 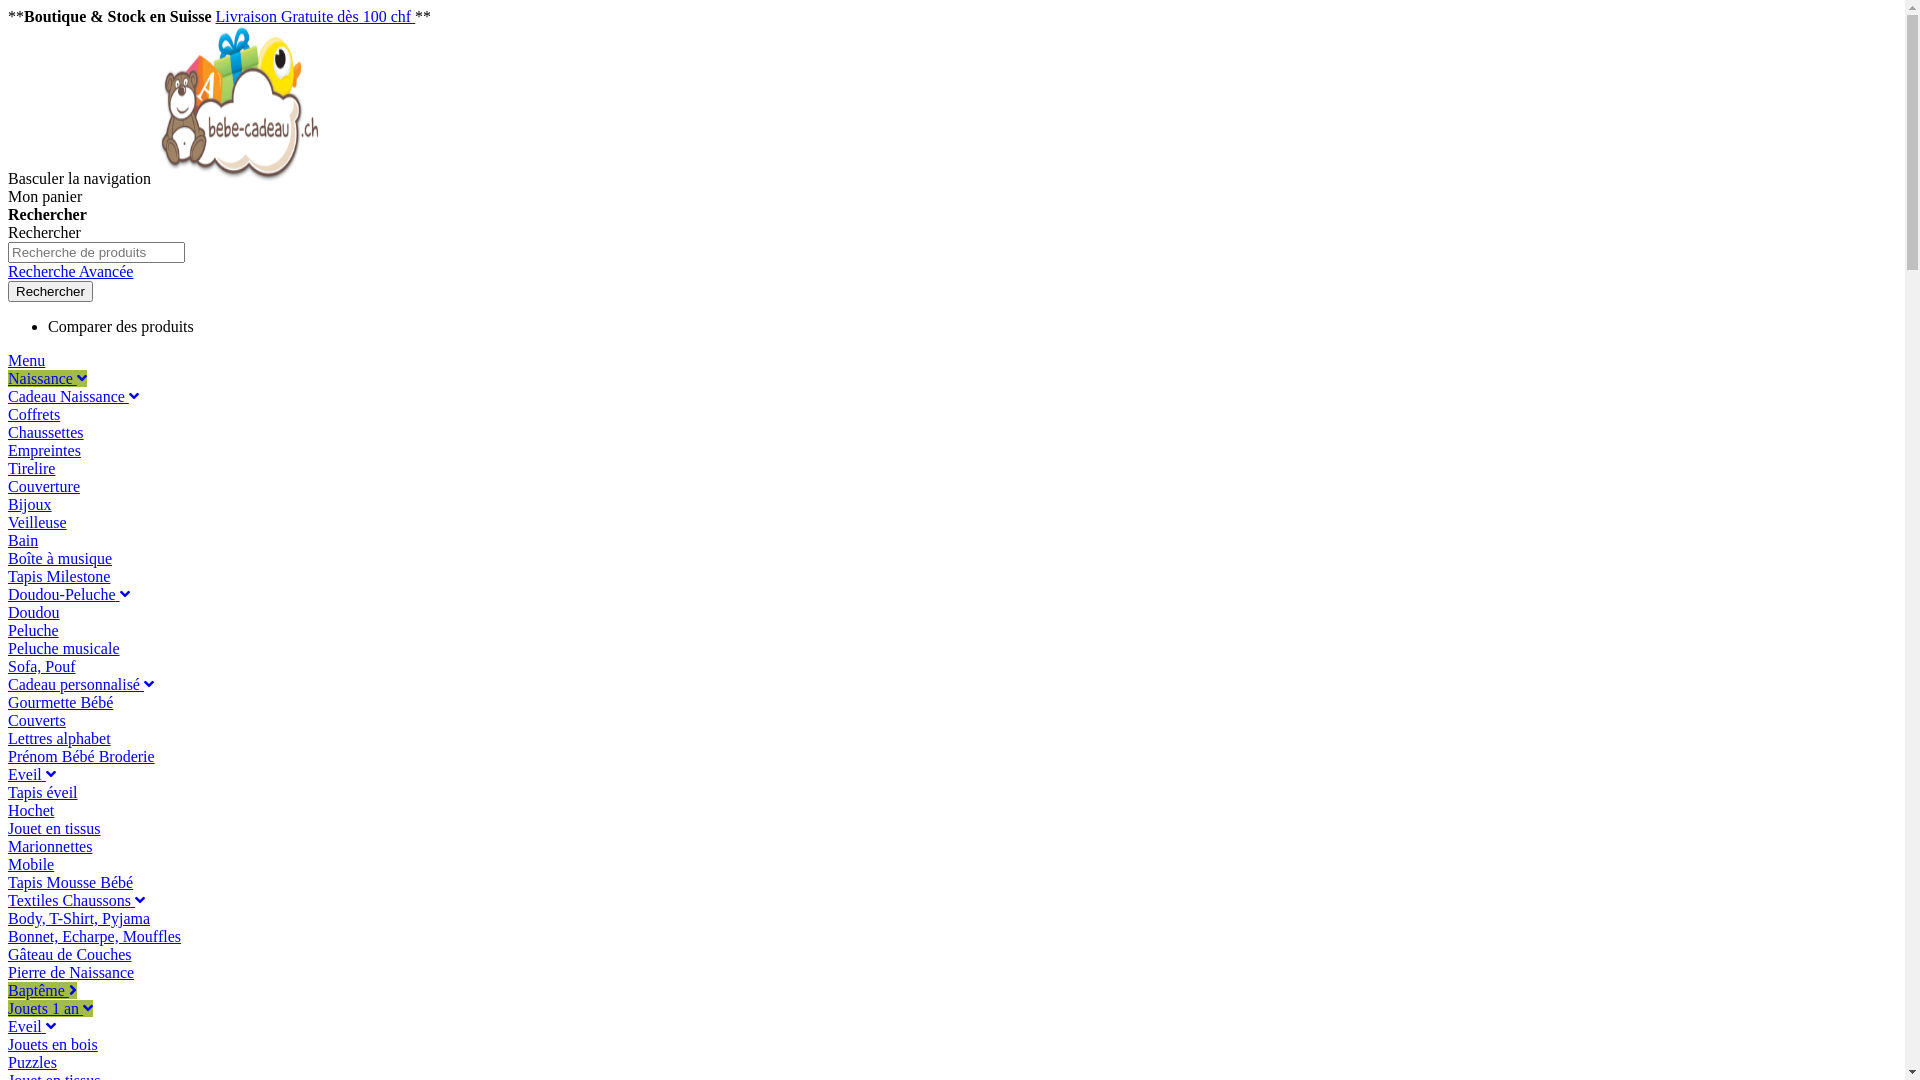 What do you see at coordinates (33, 413) in the screenshot?
I see `'Coffrets'` at bounding box center [33, 413].